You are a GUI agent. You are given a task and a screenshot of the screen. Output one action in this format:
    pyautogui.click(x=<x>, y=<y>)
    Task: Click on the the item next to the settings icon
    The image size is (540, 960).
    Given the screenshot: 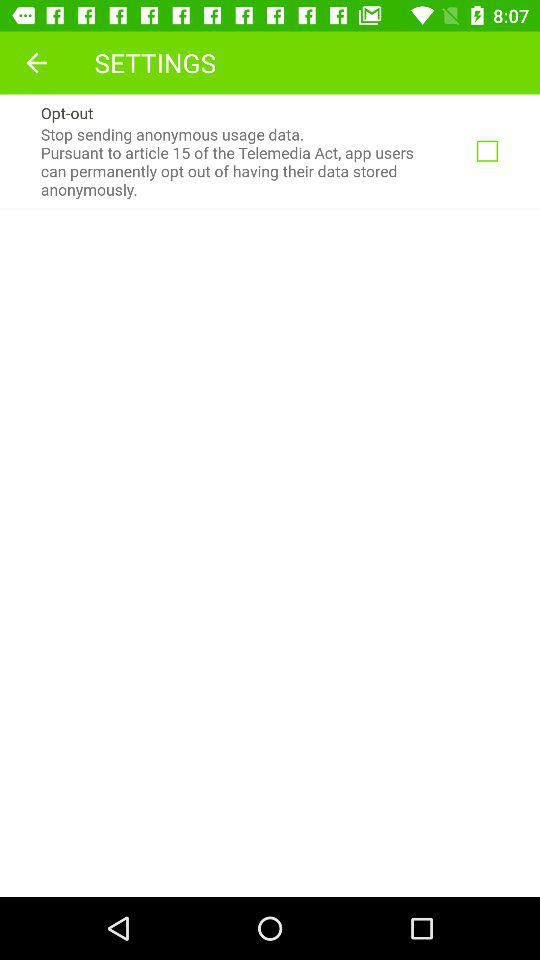 What is the action you would take?
    pyautogui.click(x=36, y=62)
    